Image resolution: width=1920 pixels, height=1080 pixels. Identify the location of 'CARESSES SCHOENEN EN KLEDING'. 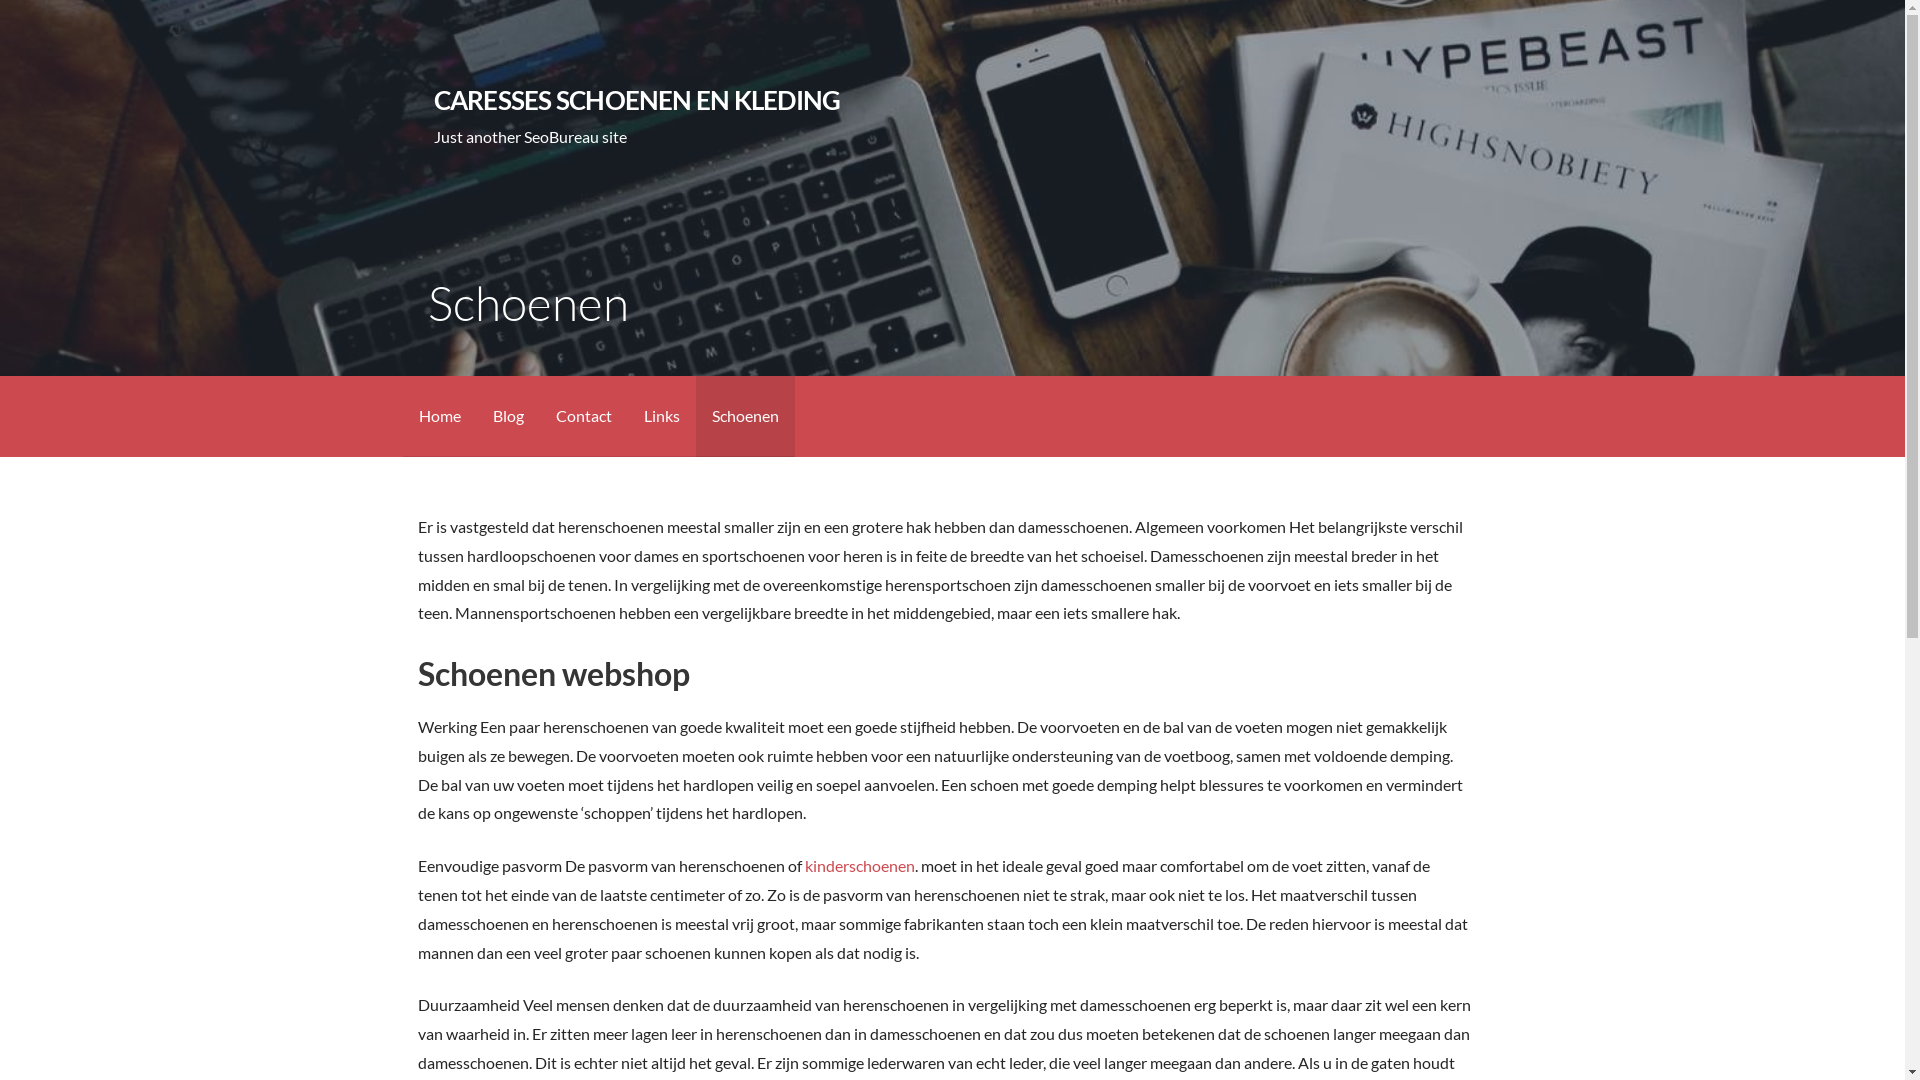
(636, 100).